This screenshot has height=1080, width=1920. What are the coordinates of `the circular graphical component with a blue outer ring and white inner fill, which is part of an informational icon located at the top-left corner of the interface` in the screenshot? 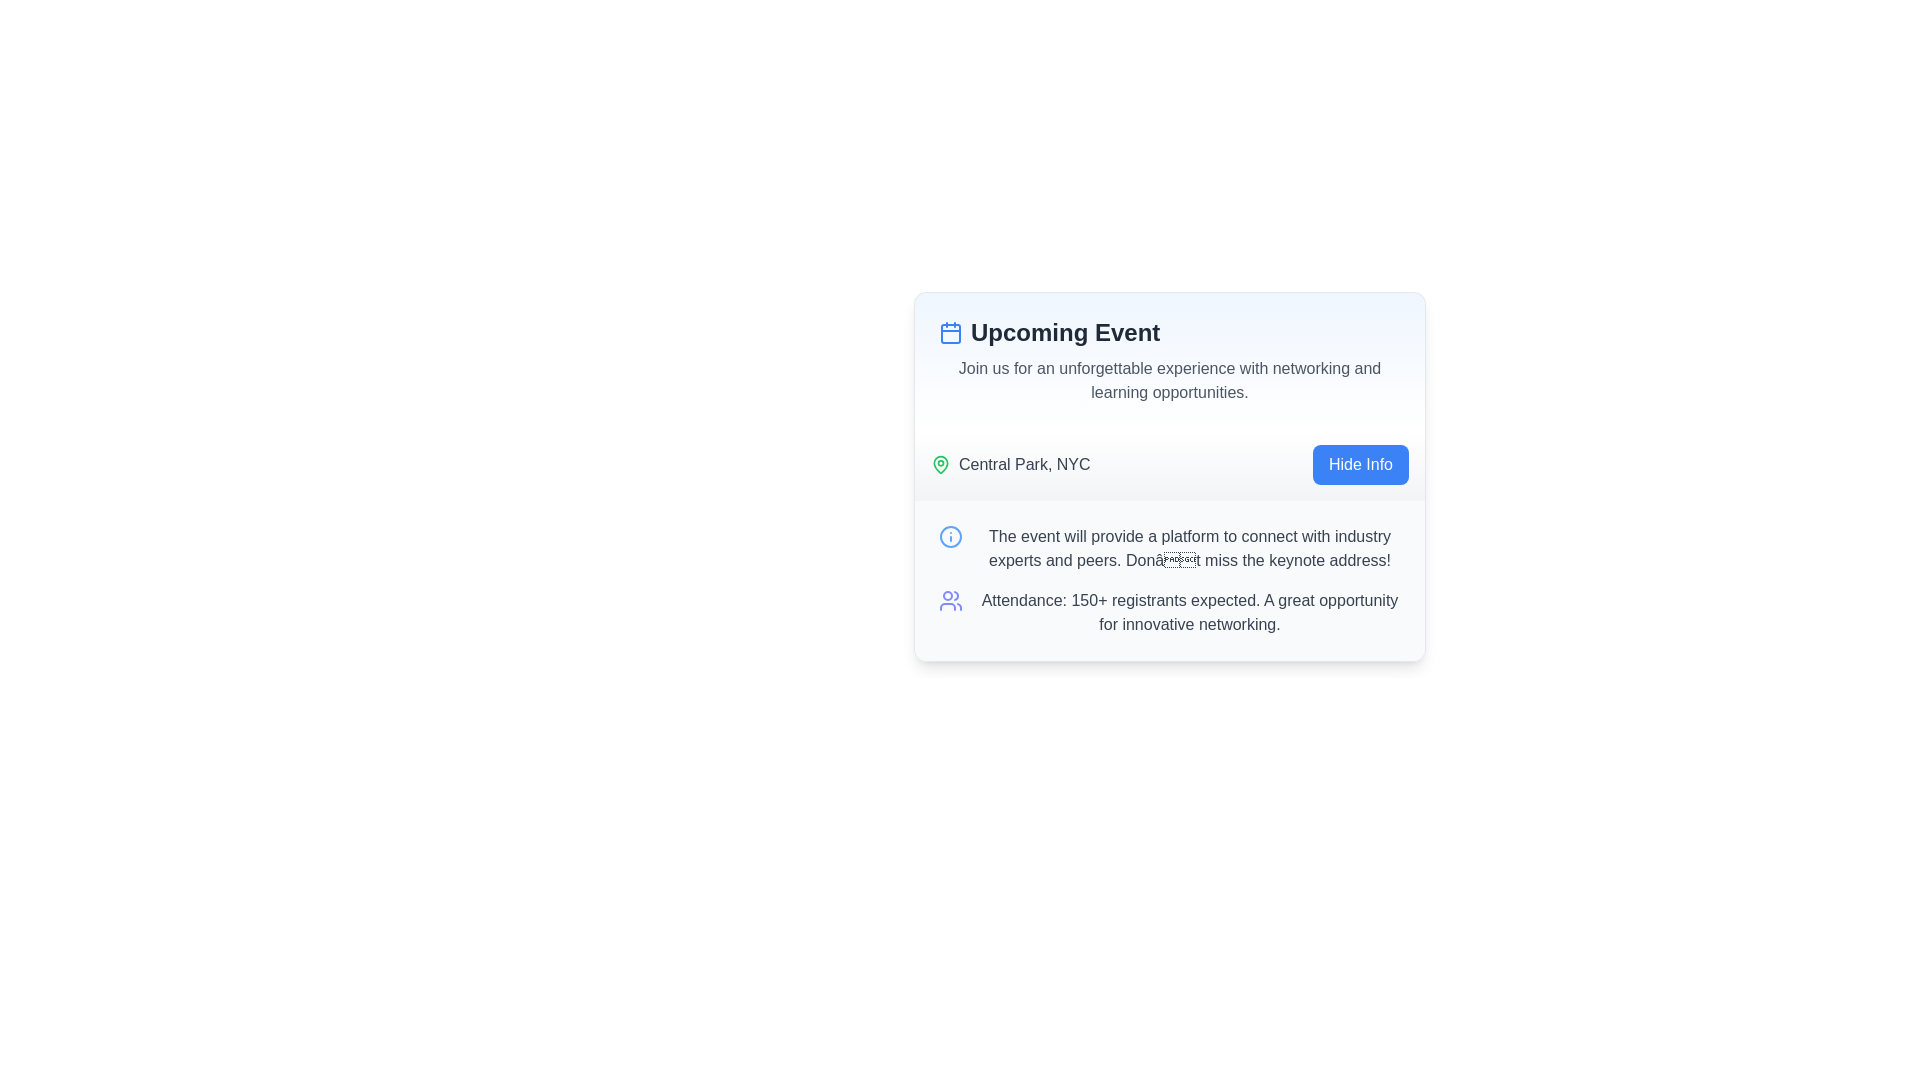 It's located at (949, 535).